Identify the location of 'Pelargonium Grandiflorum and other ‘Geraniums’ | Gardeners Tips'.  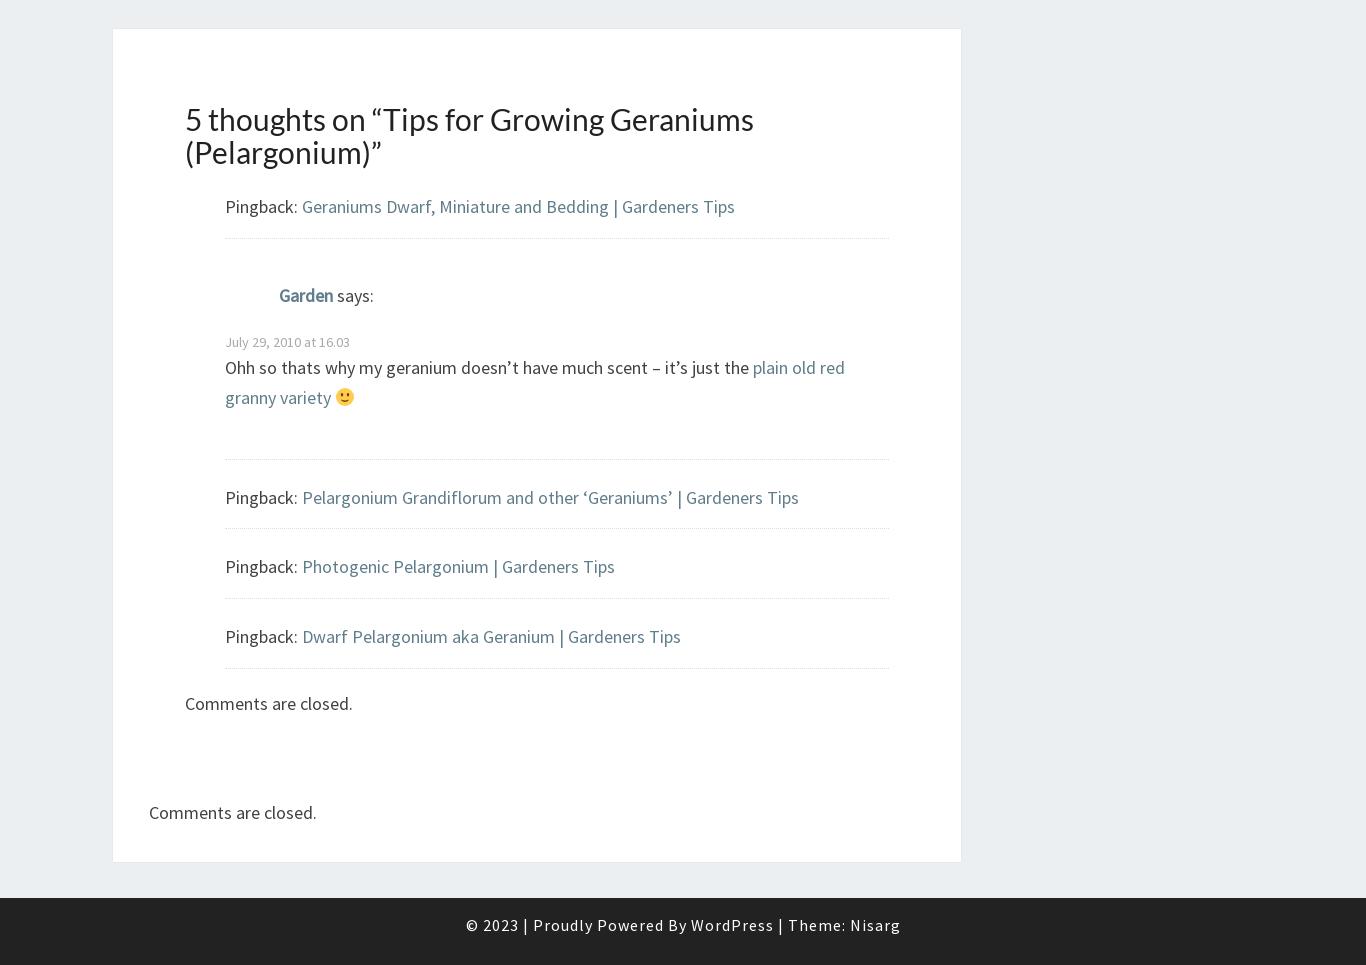
(302, 496).